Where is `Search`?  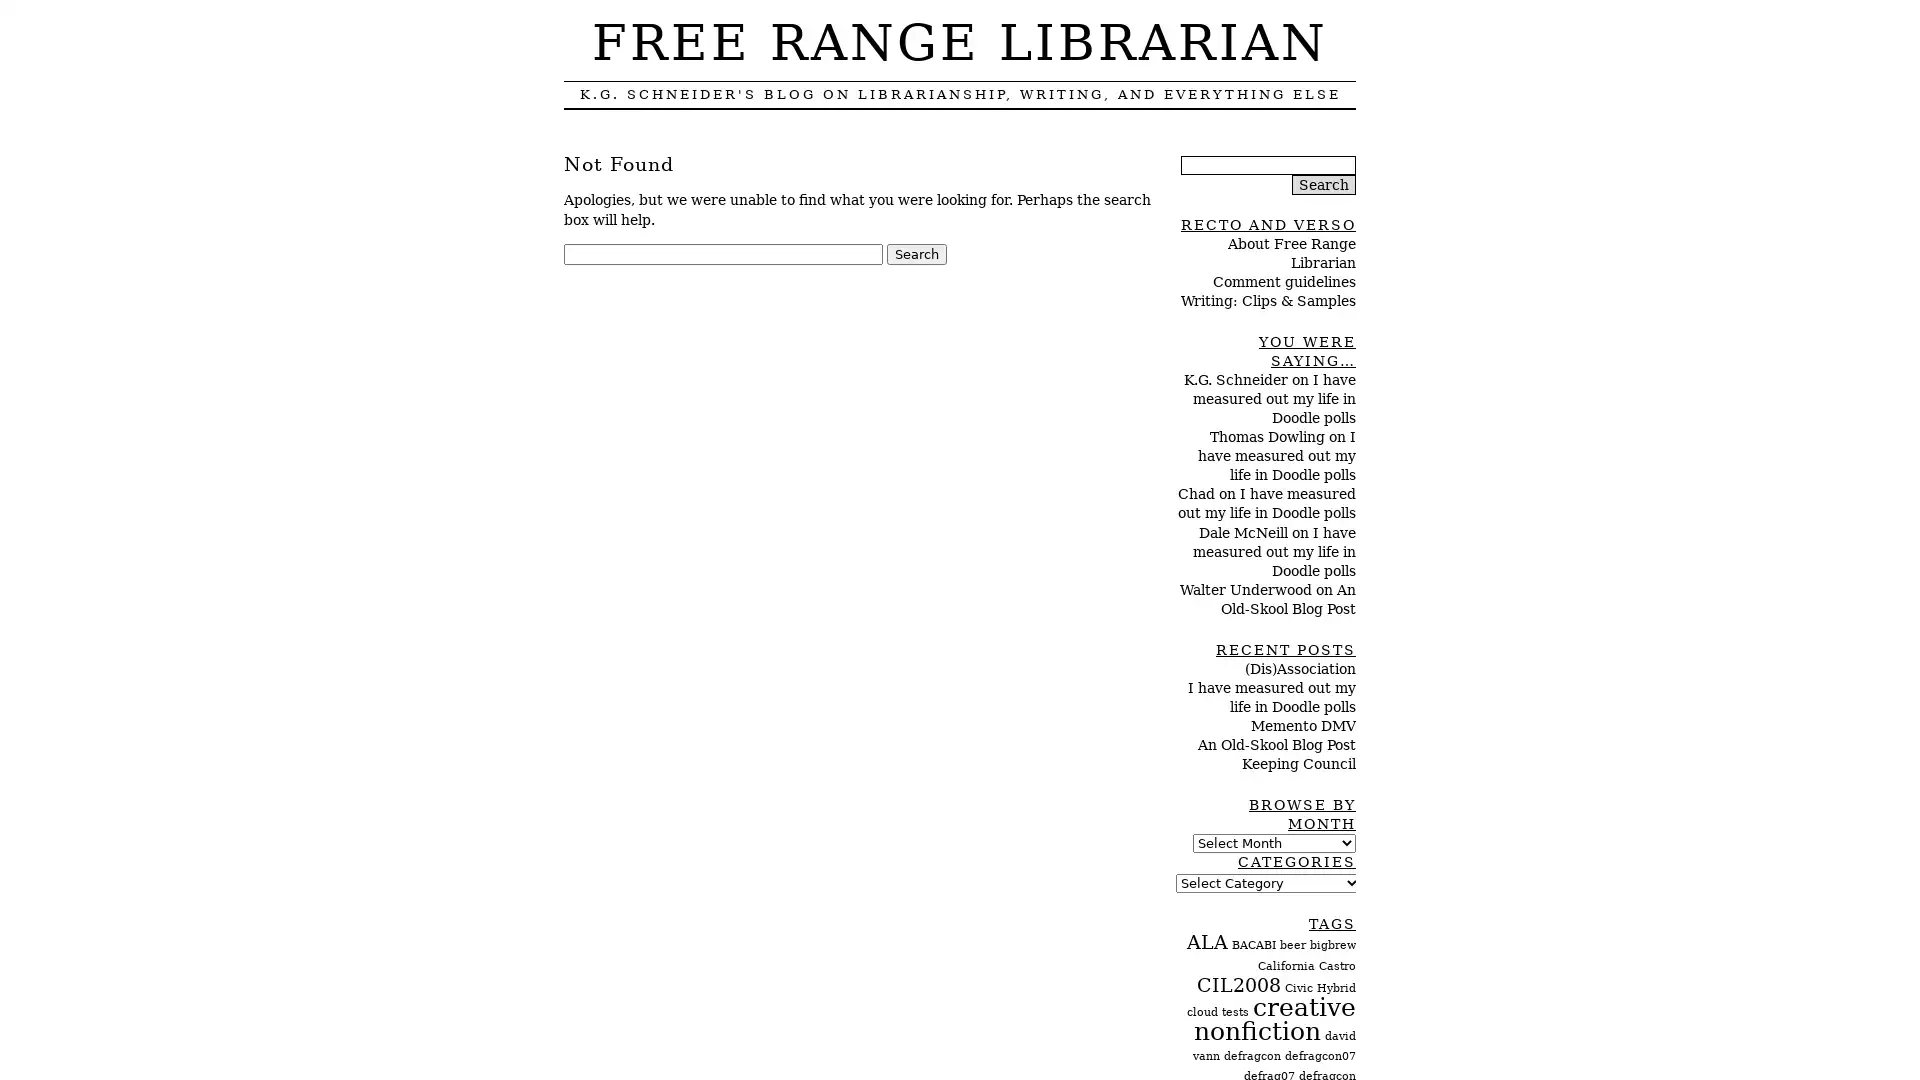
Search is located at coordinates (1324, 184).